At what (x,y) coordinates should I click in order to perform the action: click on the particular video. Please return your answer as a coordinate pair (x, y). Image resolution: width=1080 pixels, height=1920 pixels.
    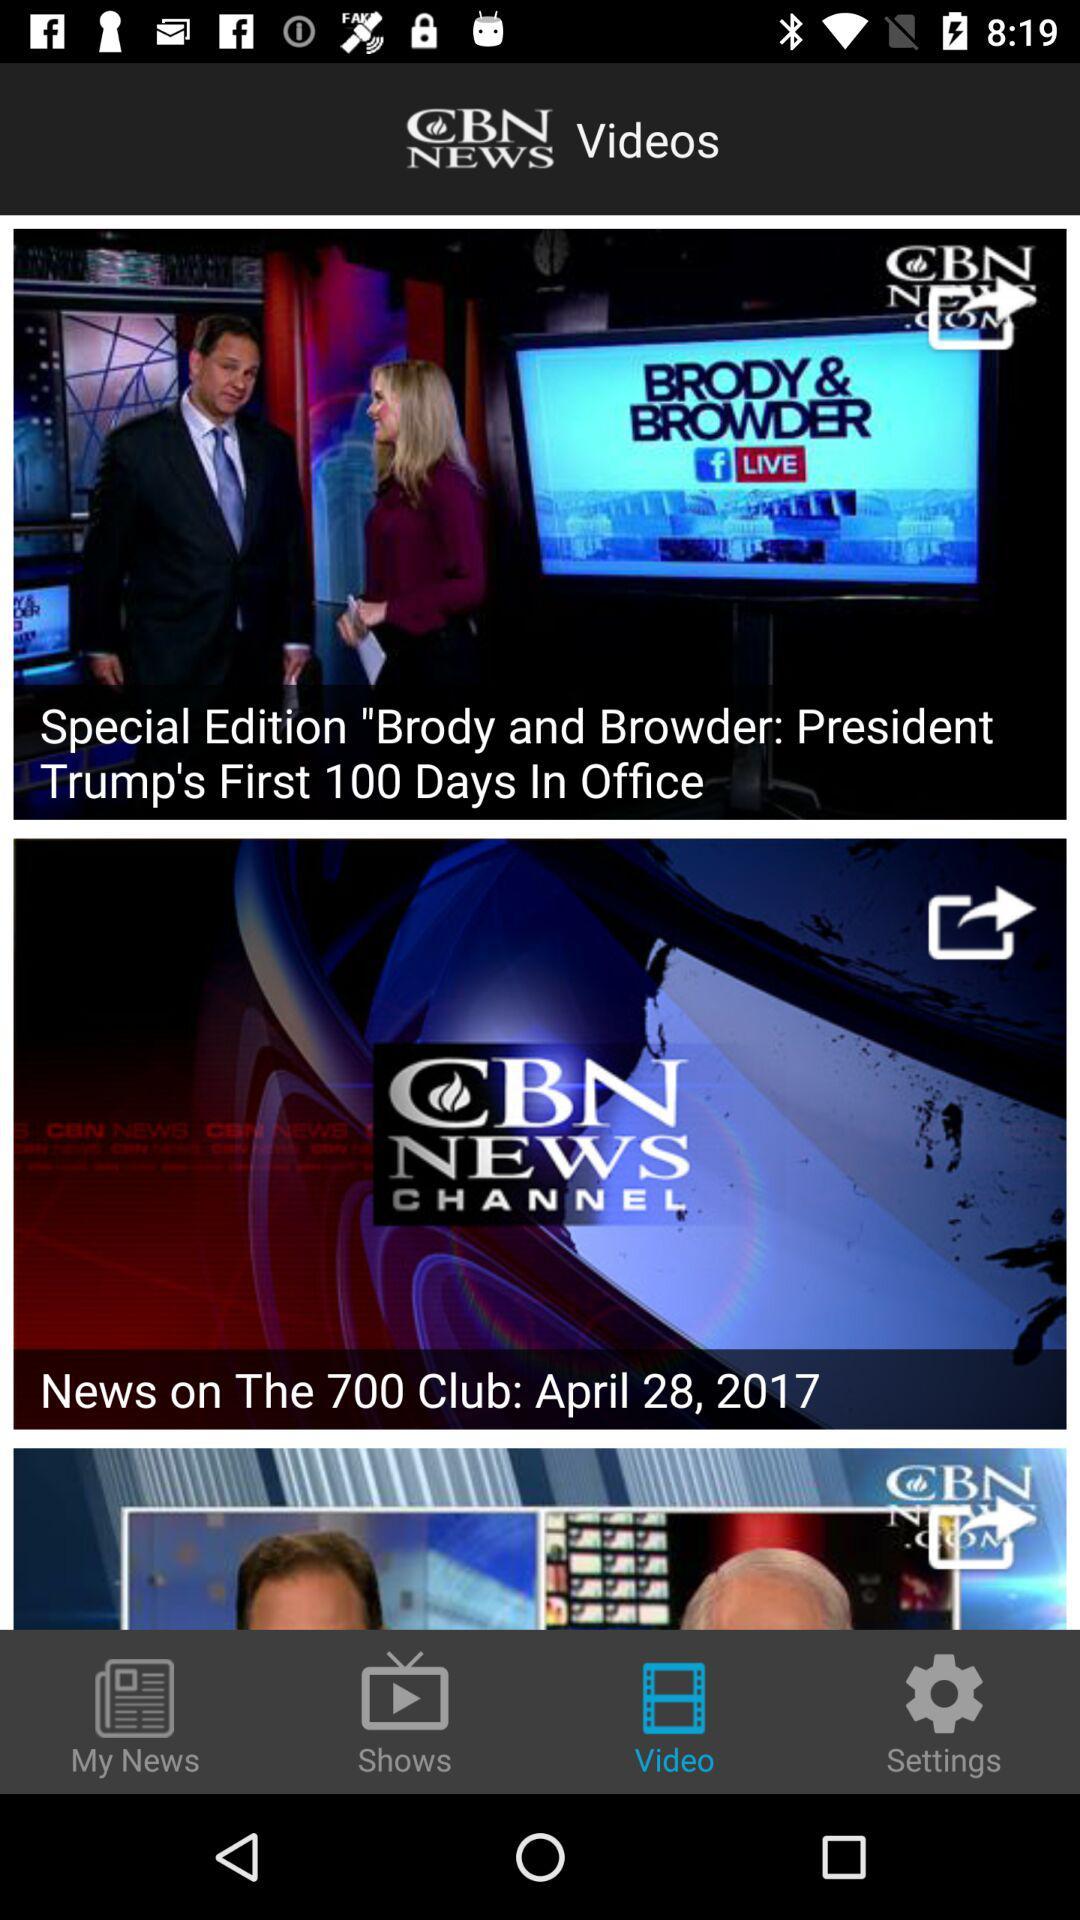
    Looking at the image, I should click on (540, 1538).